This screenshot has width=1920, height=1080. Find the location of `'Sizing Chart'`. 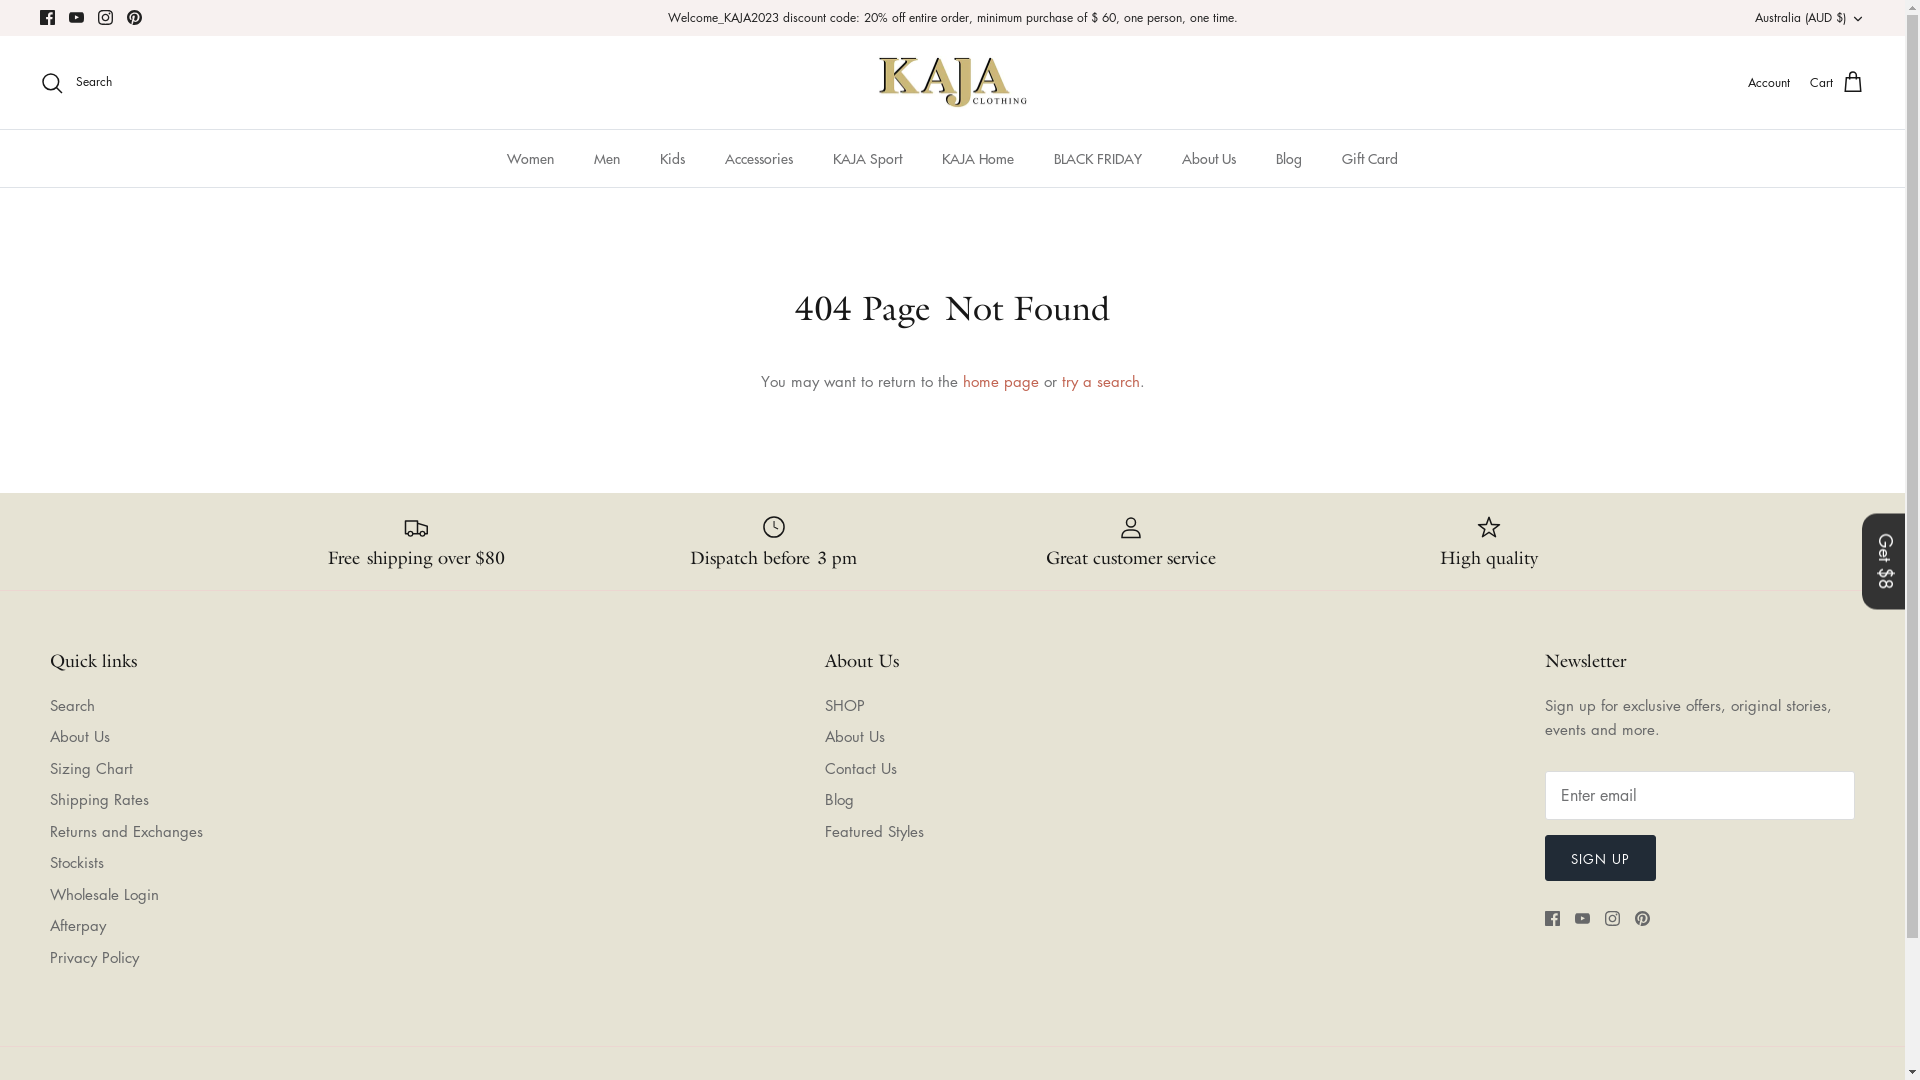

'Sizing Chart' is located at coordinates (90, 766).